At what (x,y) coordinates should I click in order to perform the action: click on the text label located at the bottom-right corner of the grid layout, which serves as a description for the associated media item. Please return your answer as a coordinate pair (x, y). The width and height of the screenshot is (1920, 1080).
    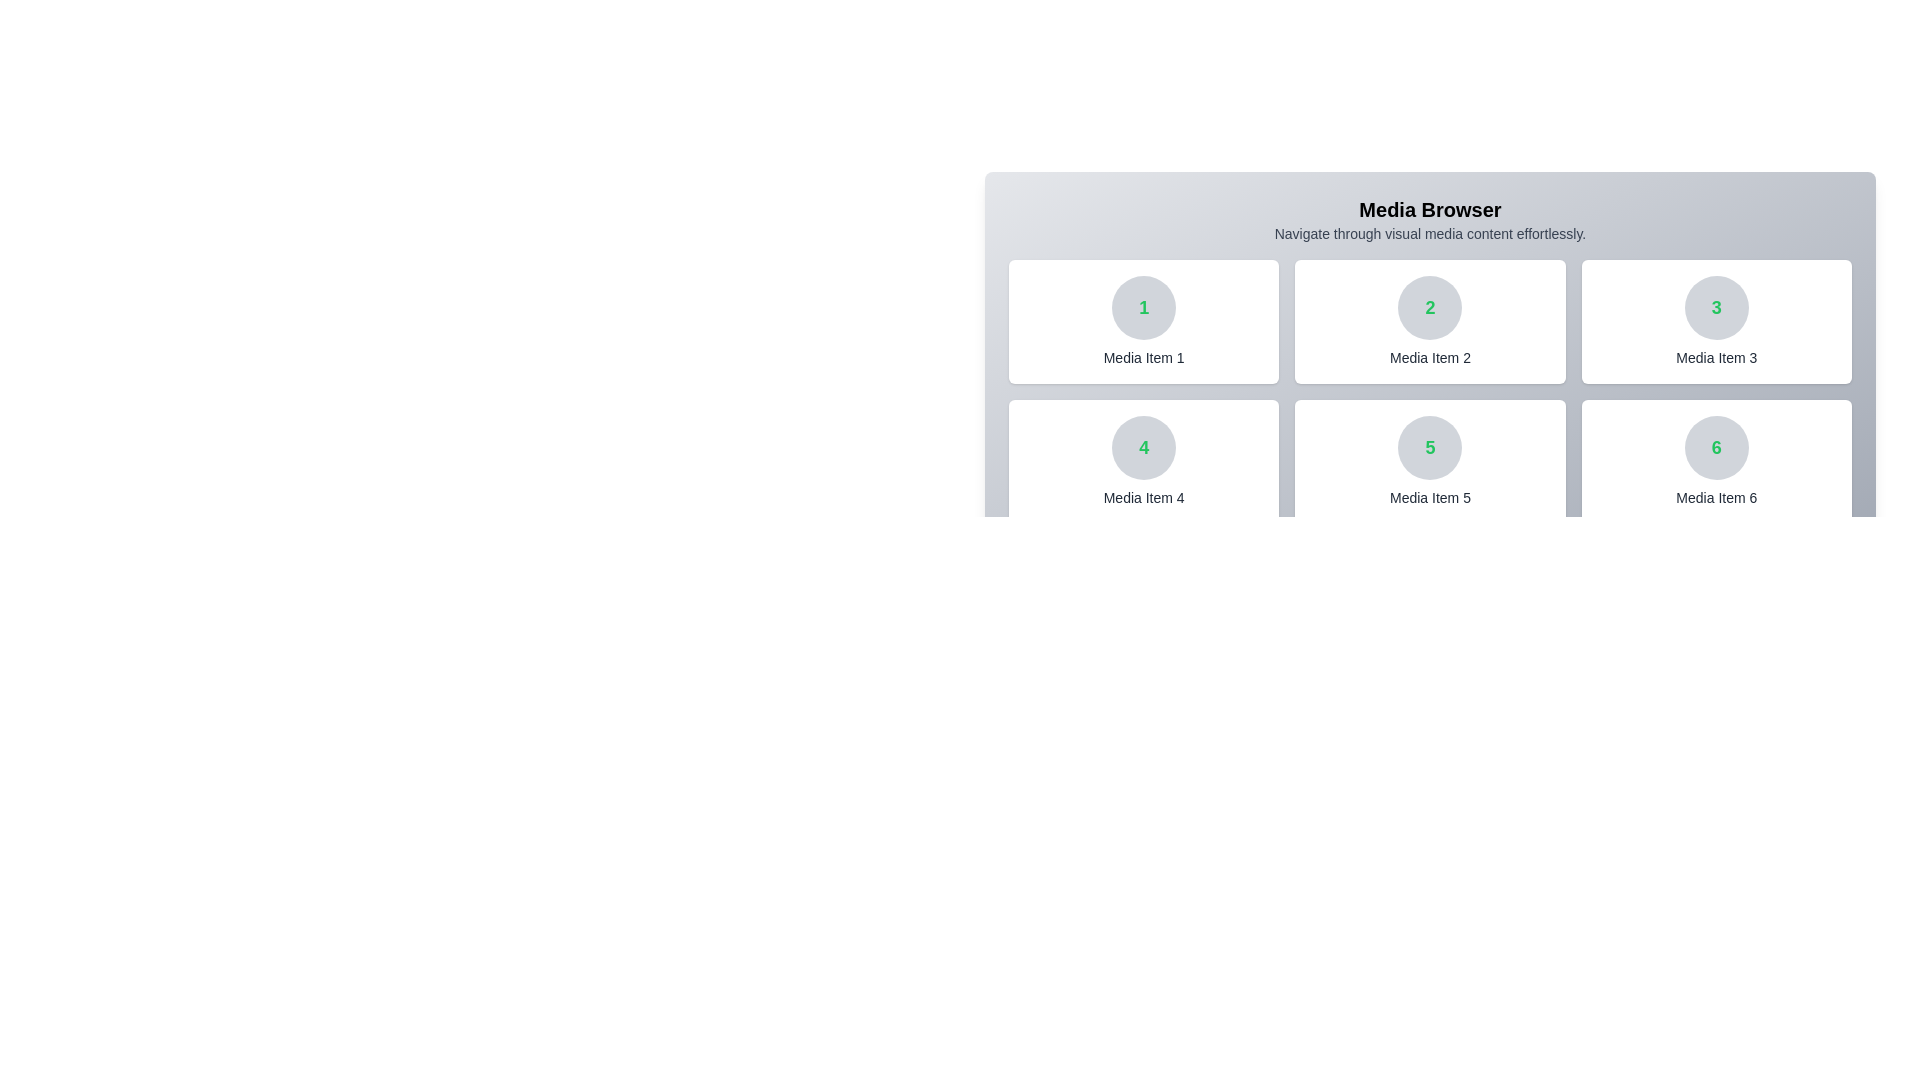
    Looking at the image, I should click on (1715, 496).